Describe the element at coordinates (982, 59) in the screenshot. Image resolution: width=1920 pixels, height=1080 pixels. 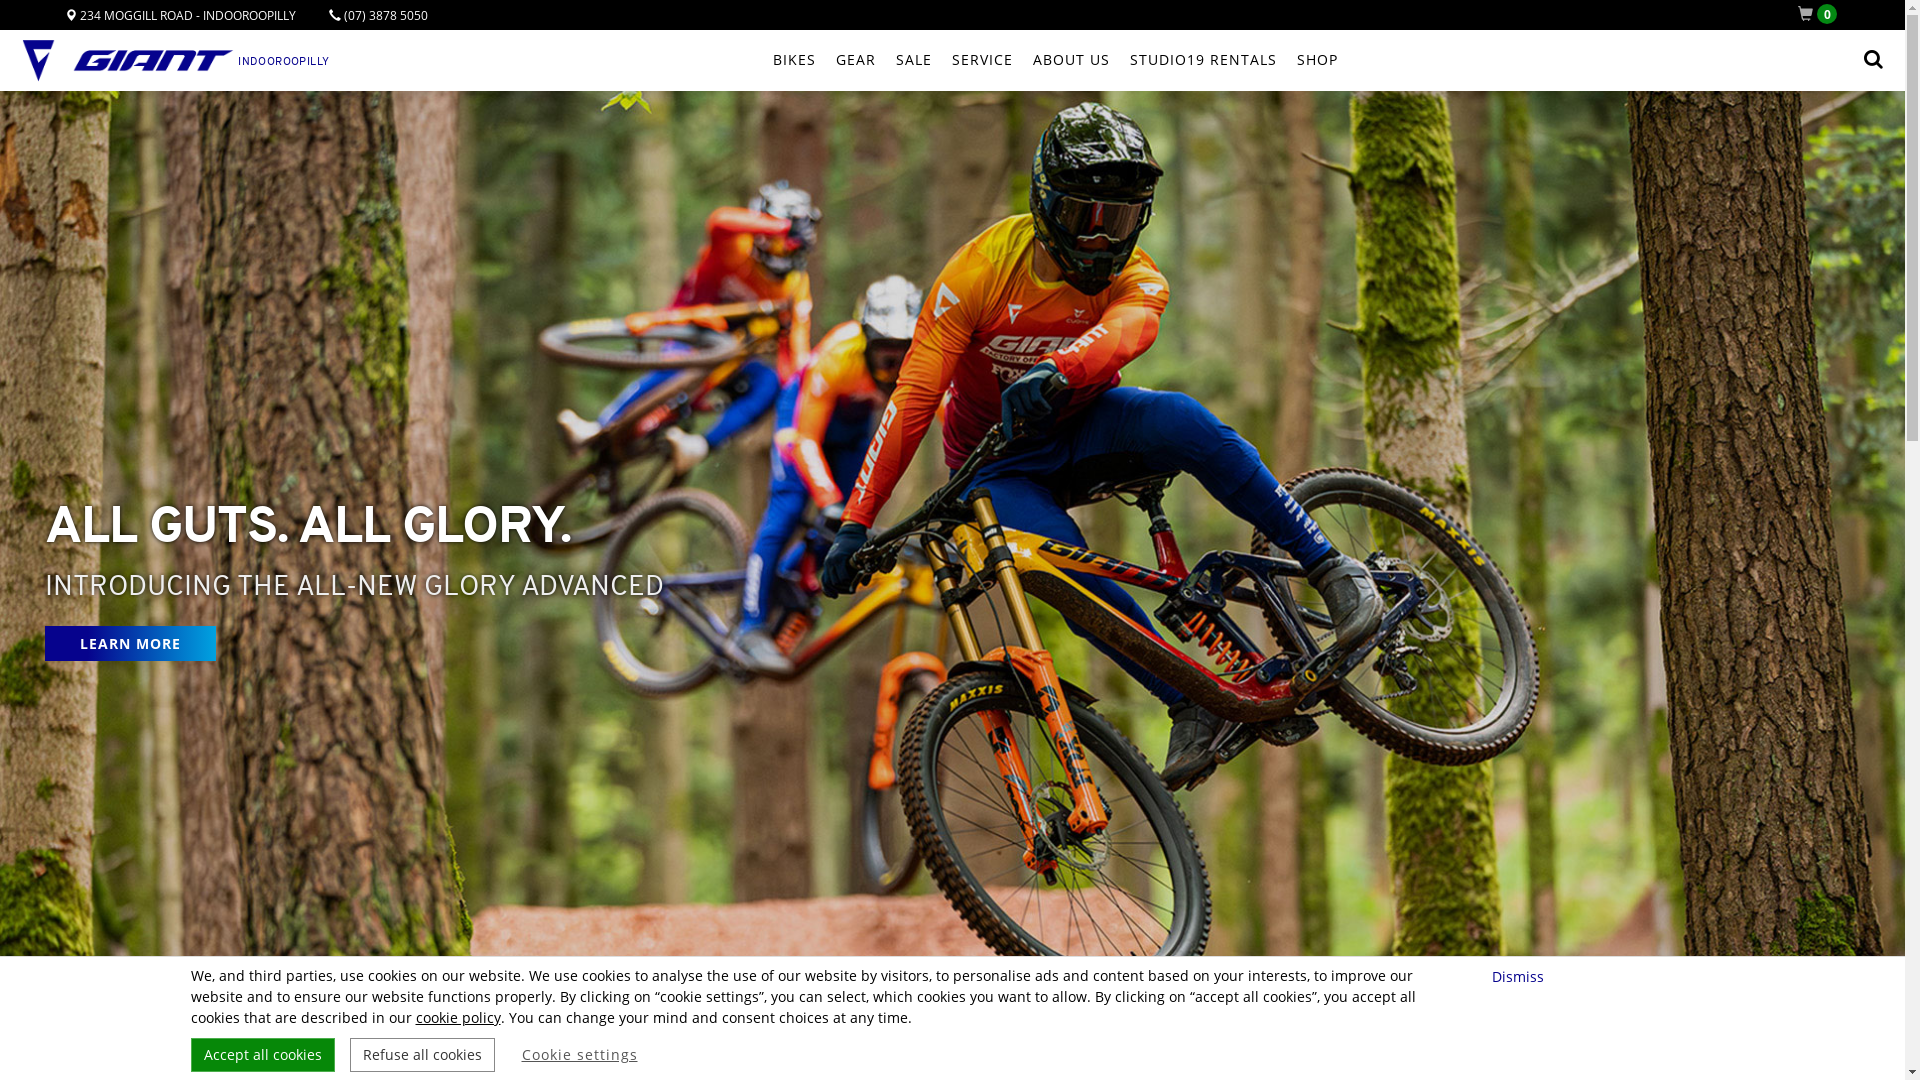
I see `'SERVICE'` at that location.